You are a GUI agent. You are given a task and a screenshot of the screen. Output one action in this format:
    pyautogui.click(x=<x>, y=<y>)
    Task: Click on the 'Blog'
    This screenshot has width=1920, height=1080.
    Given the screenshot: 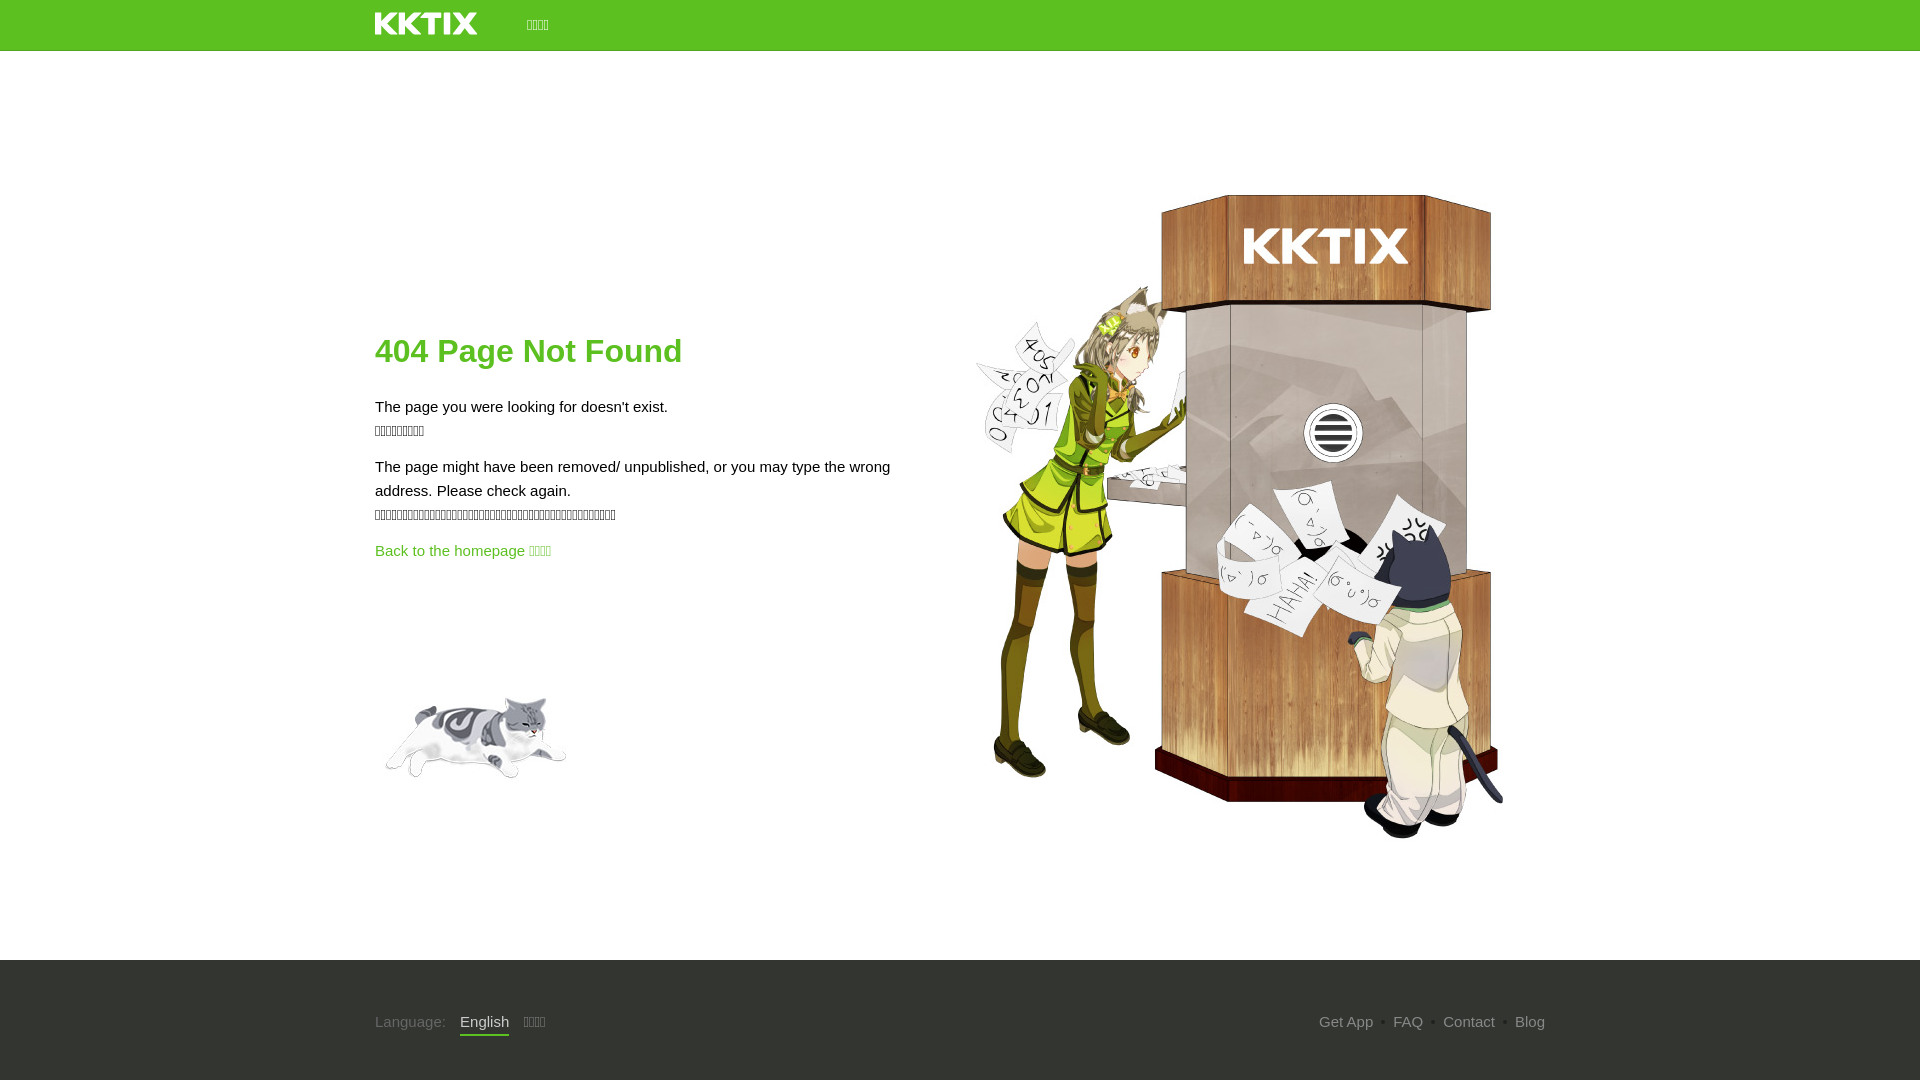 What is the action you would take?
    pyautogui.click(x=1529, y=1021)
    